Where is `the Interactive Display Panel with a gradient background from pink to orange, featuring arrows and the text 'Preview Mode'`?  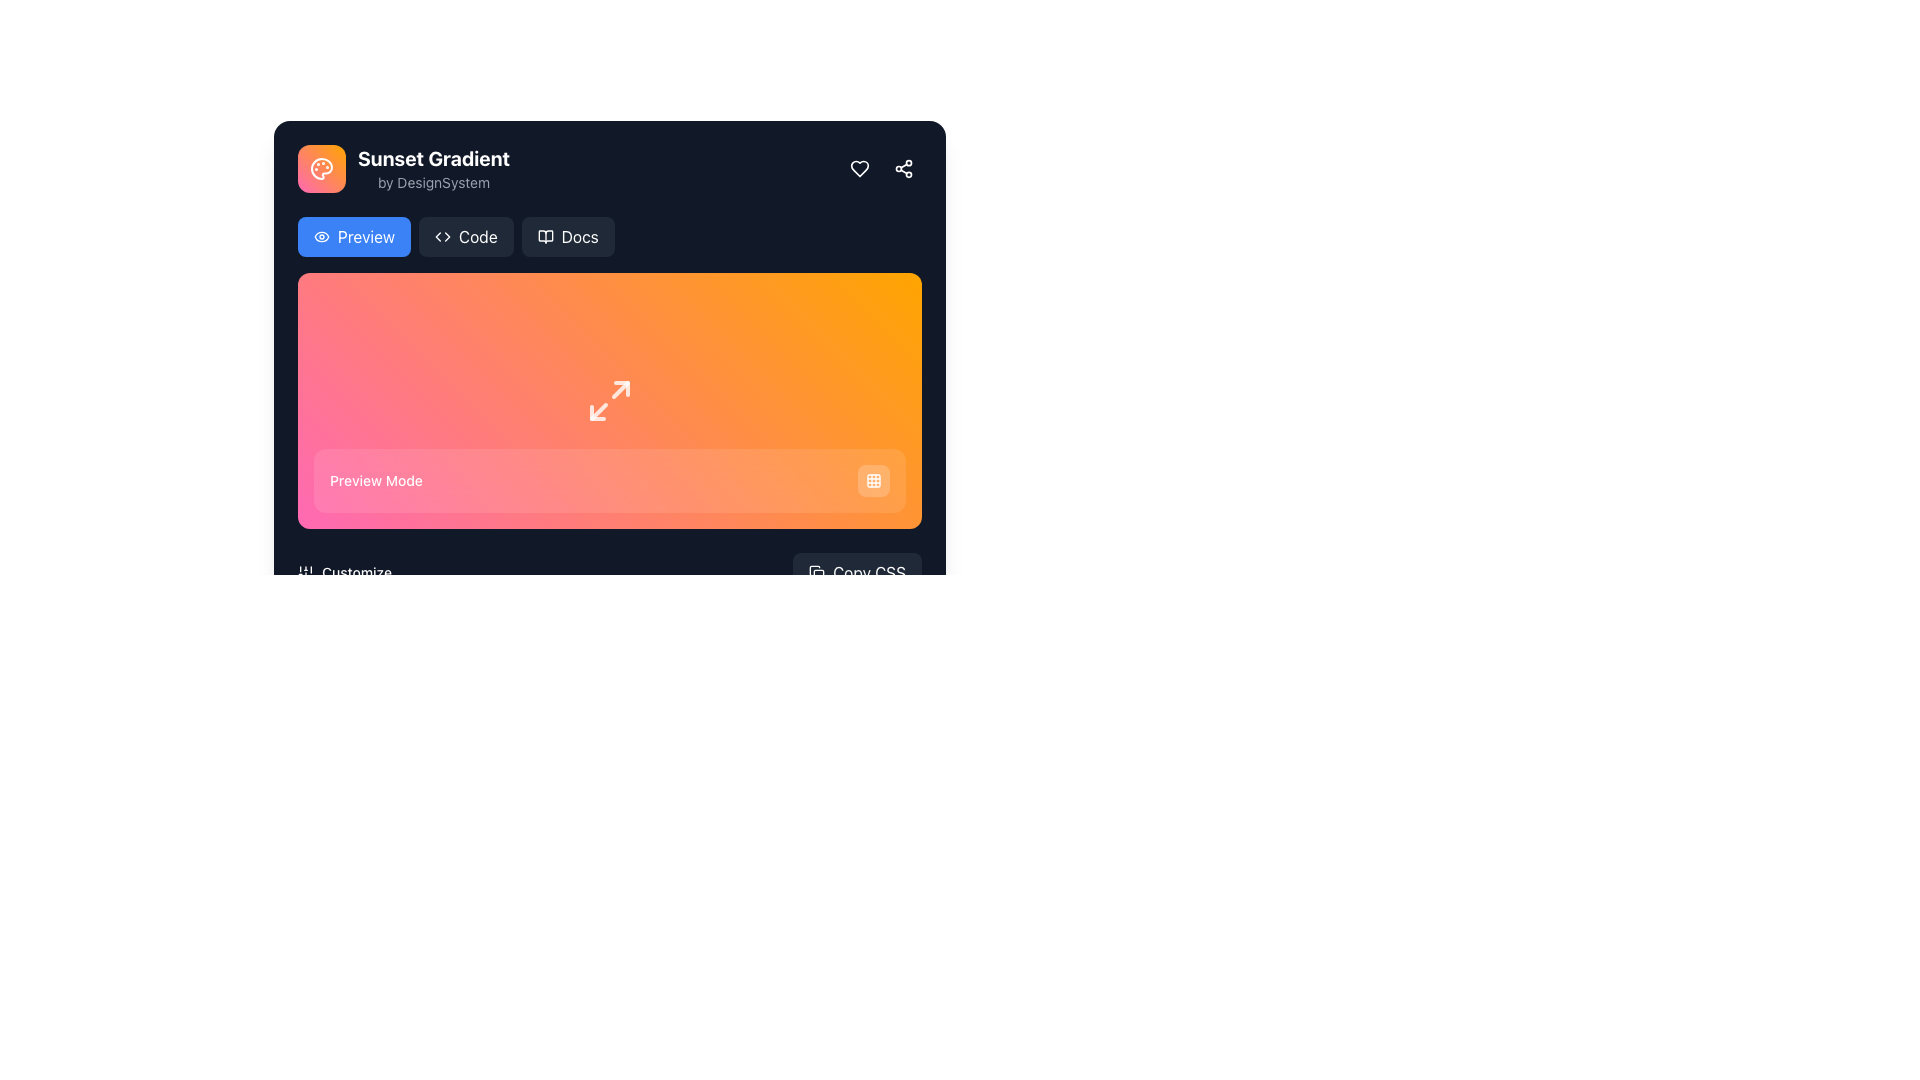
the Interactive Display Panel with a gradient background from pink to orange, featuring arrows and the text 'Preview Mode' is located at coordinates (608, 373).